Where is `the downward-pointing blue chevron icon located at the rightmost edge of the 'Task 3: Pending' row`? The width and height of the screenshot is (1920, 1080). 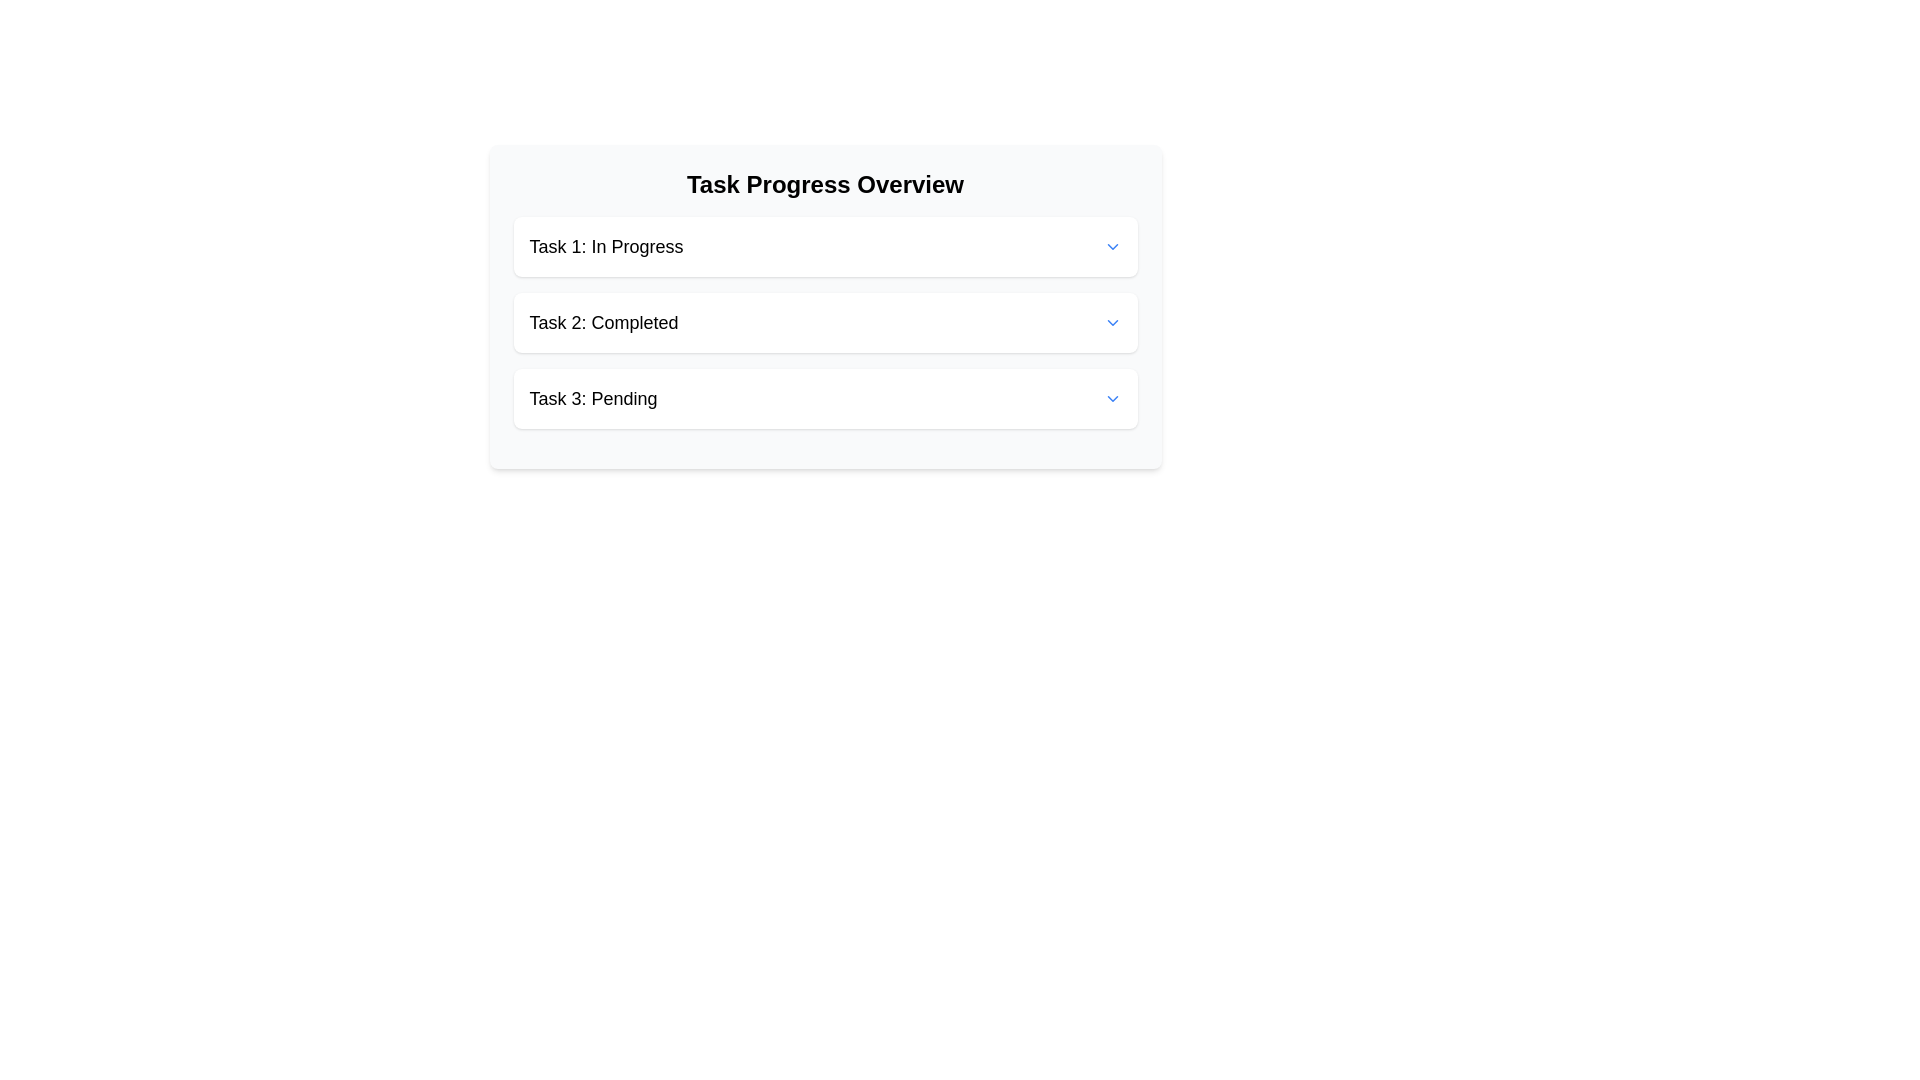 the downward-pointing blue chevron icon located at the rightmost edge of the 'Task 3: Pending' row is located at coordinates (1111, 398).